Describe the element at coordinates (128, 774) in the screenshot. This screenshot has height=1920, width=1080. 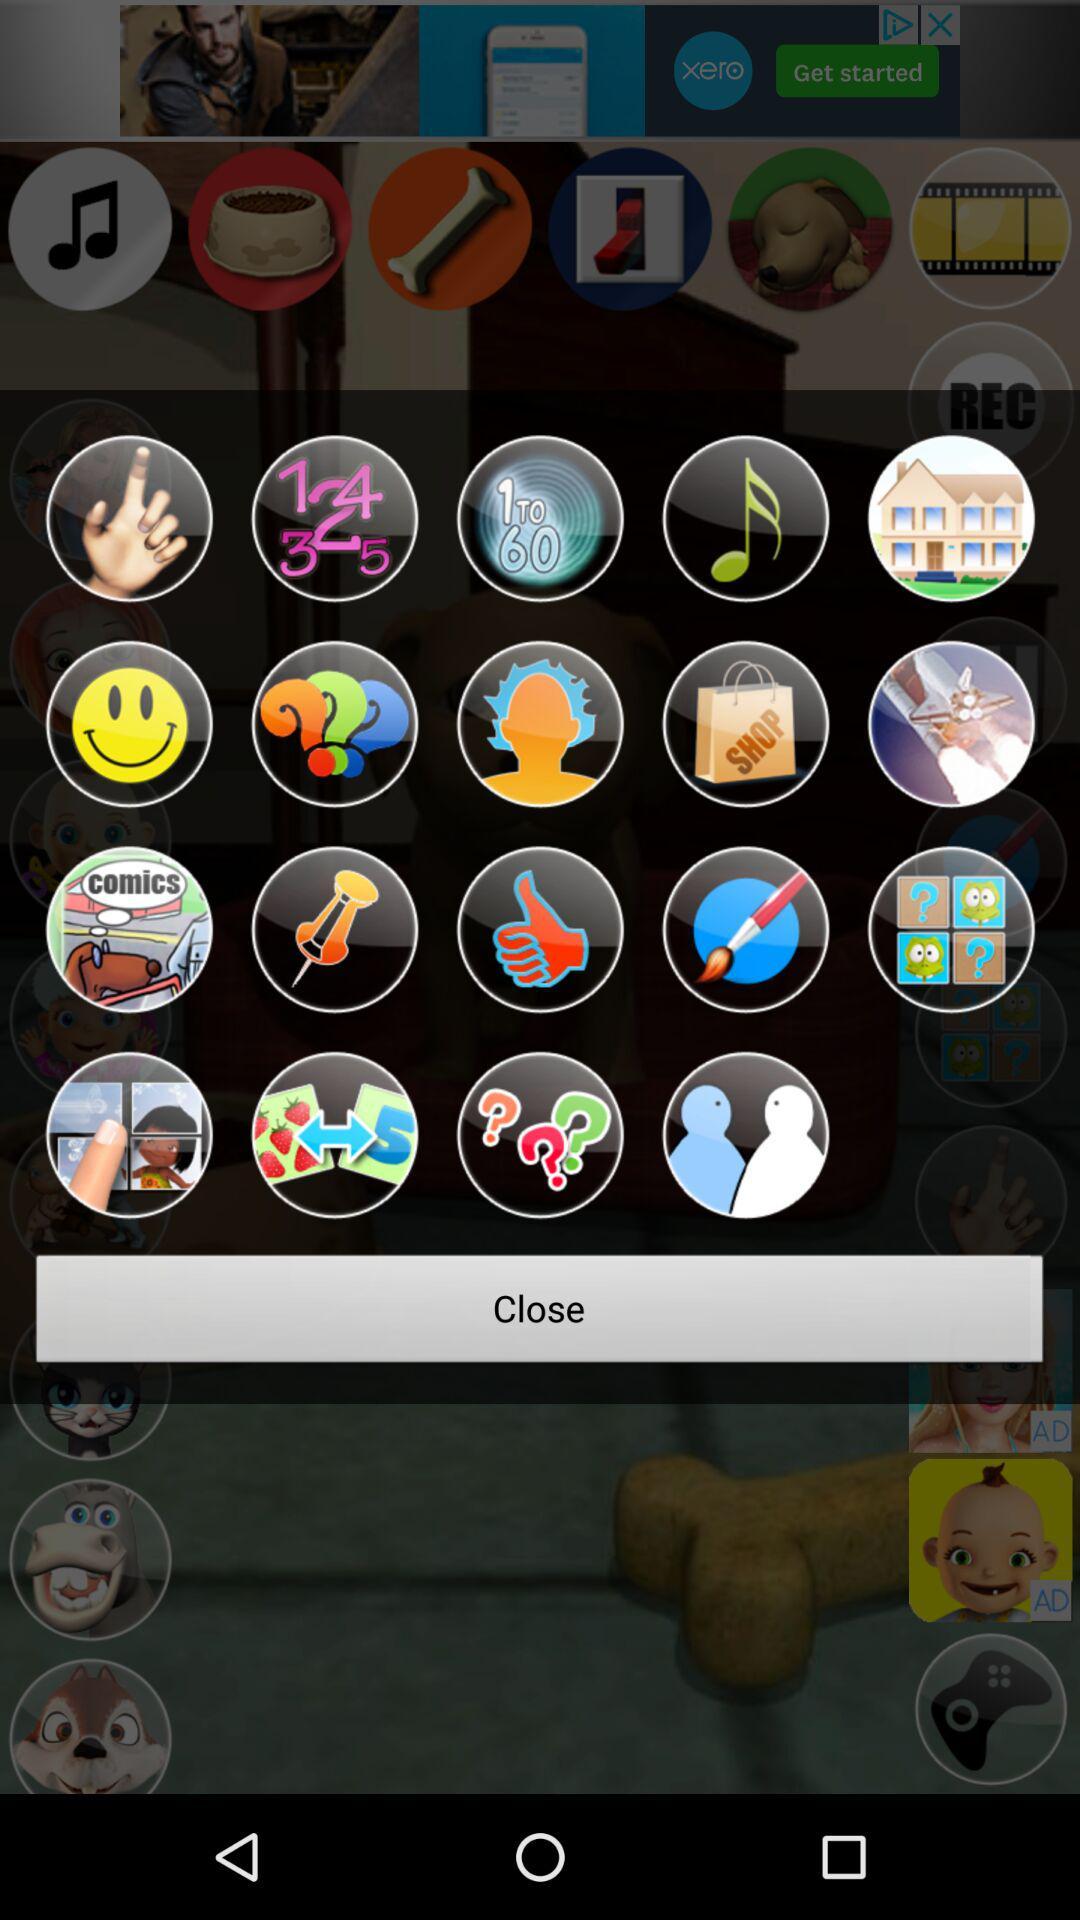
I see `the emoji icon` at that location.